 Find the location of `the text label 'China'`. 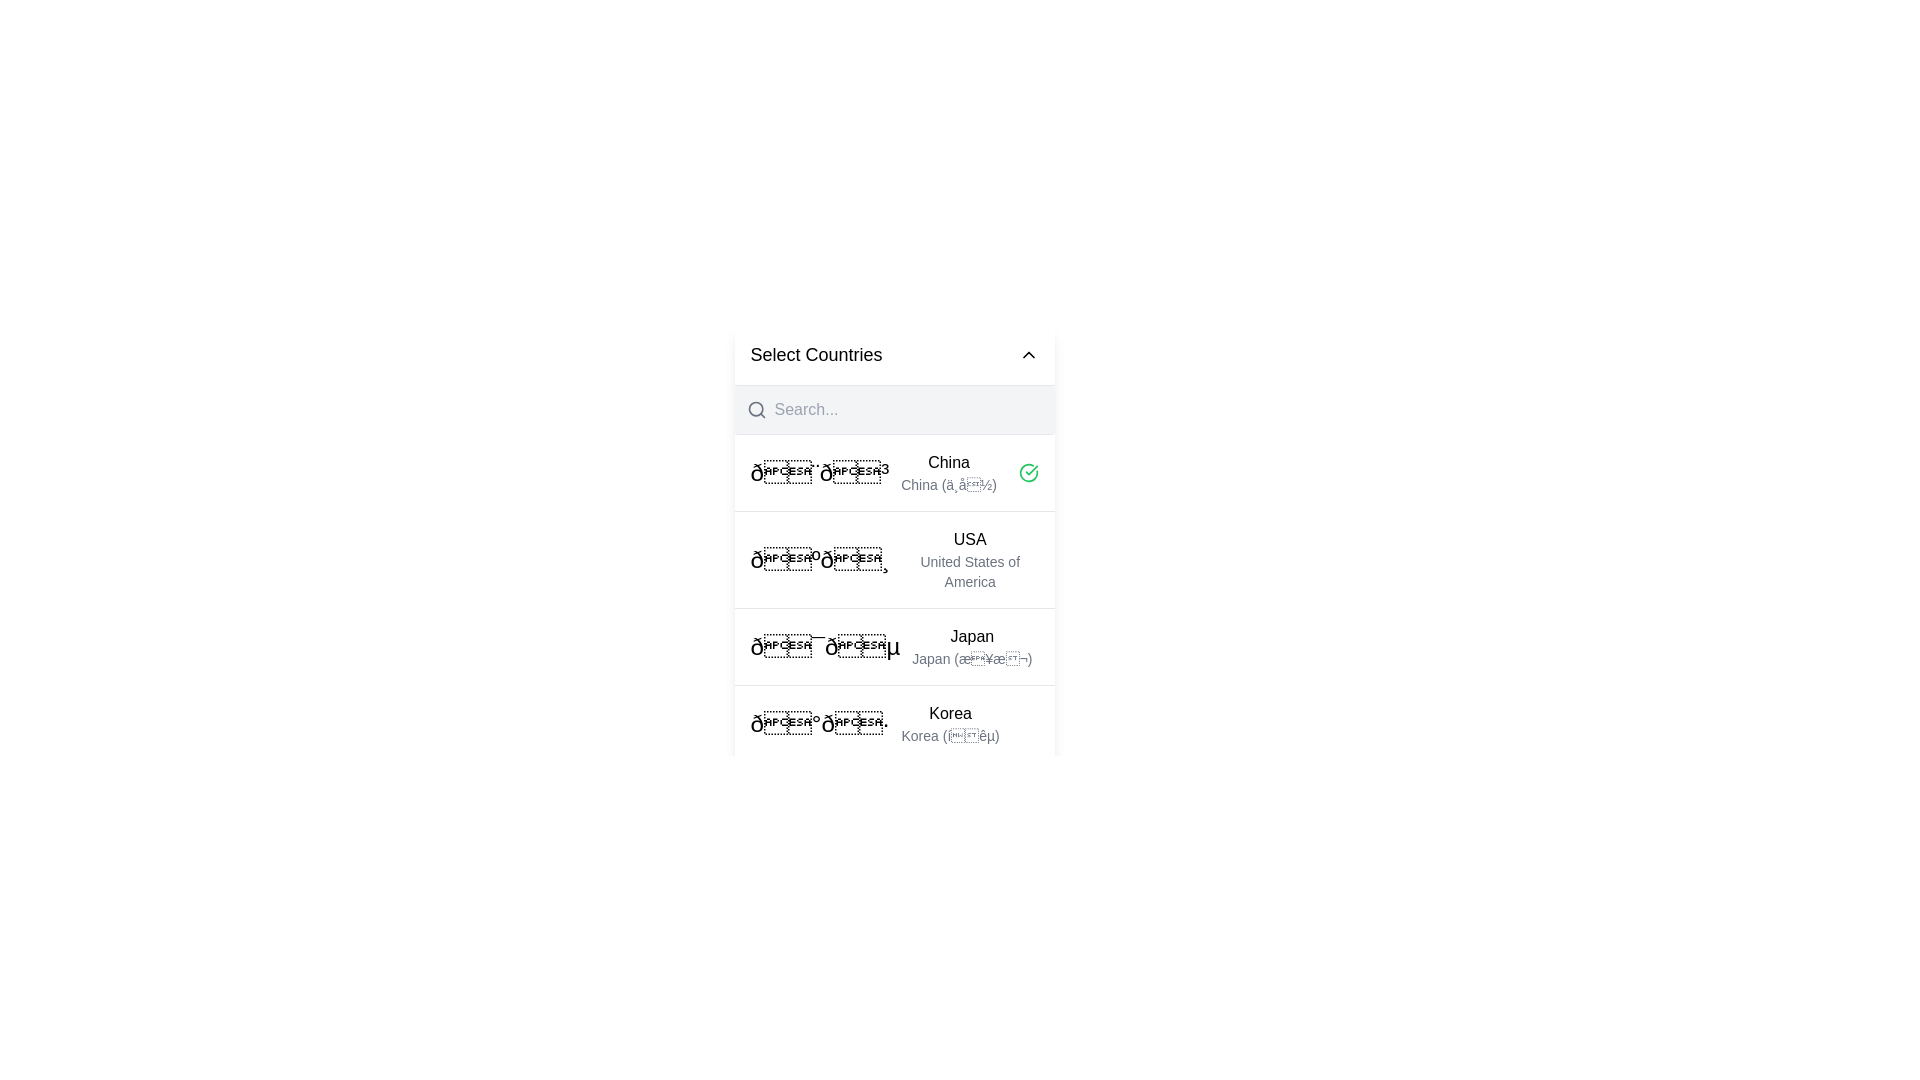

the text label 'China' is located at coordinates (948, 462).